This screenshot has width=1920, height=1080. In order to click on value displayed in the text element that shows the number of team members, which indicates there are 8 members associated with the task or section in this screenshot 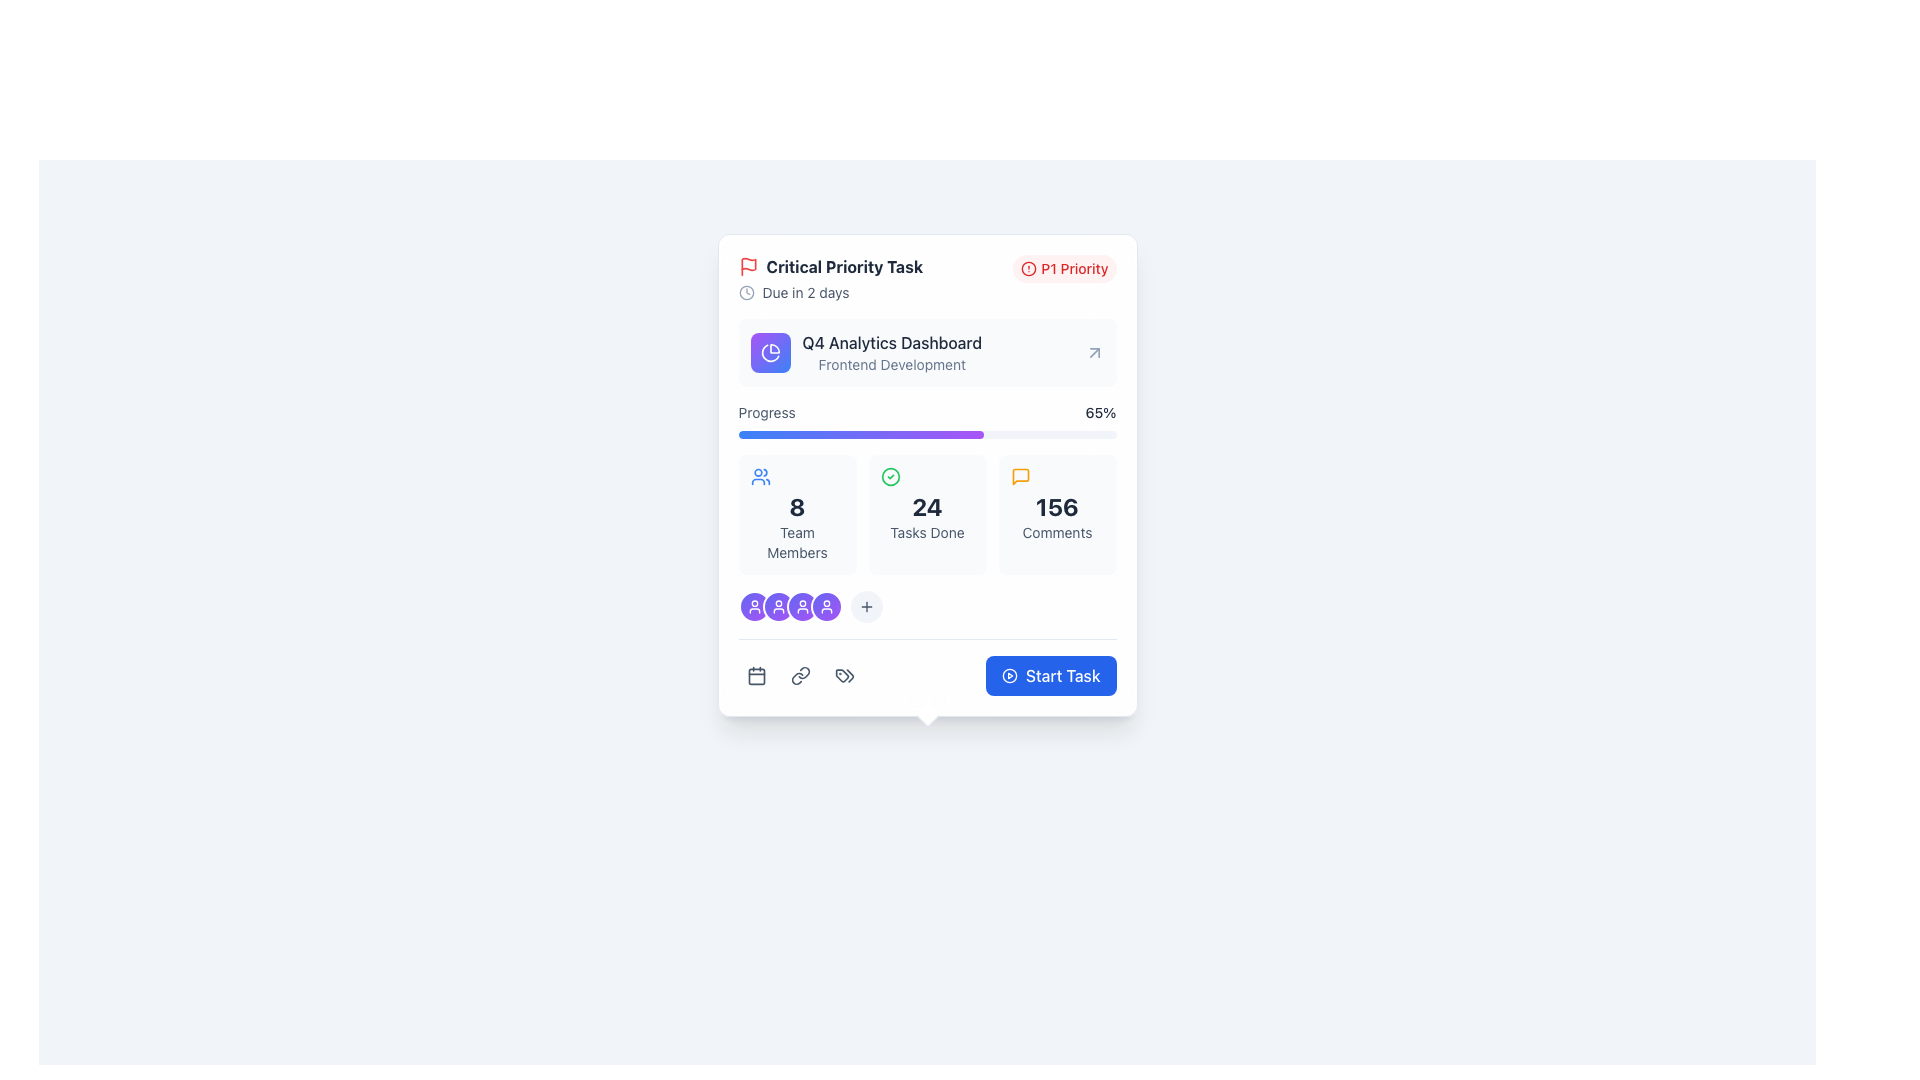, I will do `click(796, 505)`.